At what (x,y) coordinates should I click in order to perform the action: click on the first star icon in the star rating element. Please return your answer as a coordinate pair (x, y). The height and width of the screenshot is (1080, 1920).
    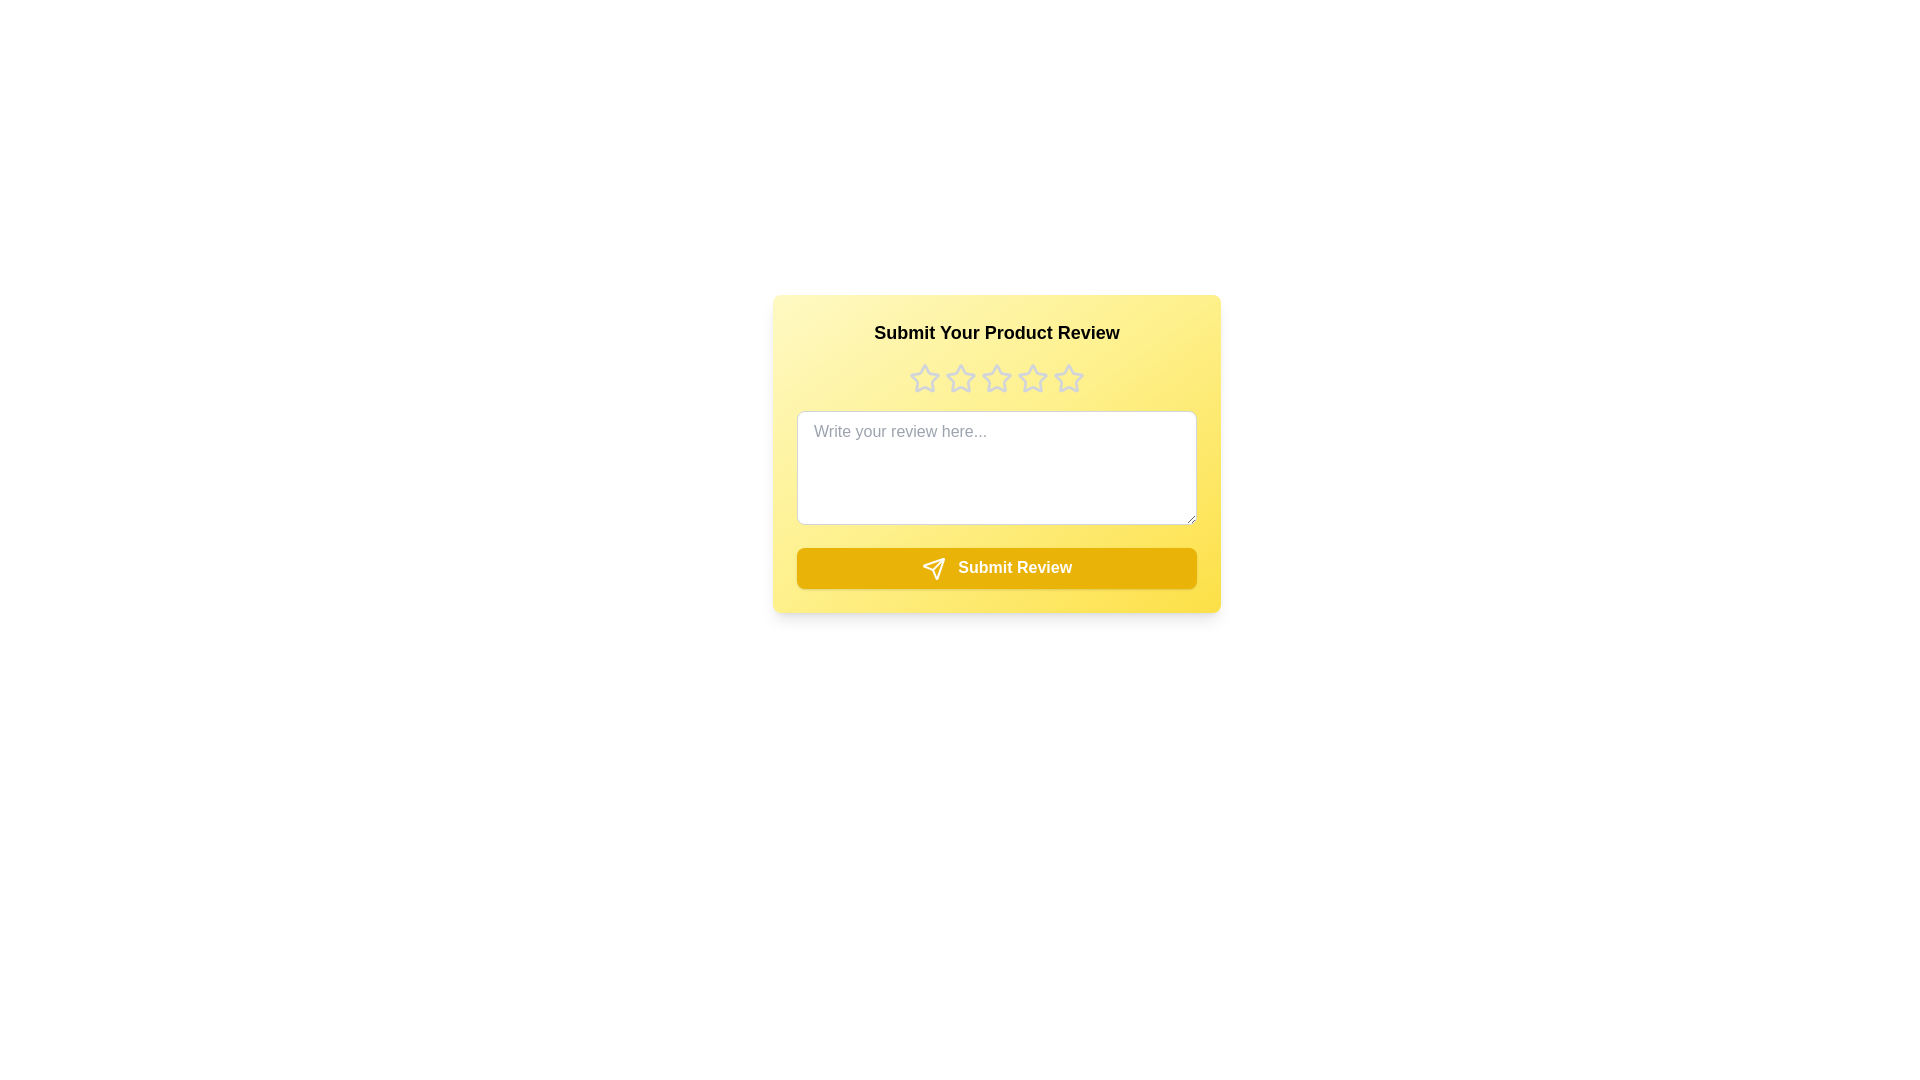
    Looking at the image, I should click on (924, 378).